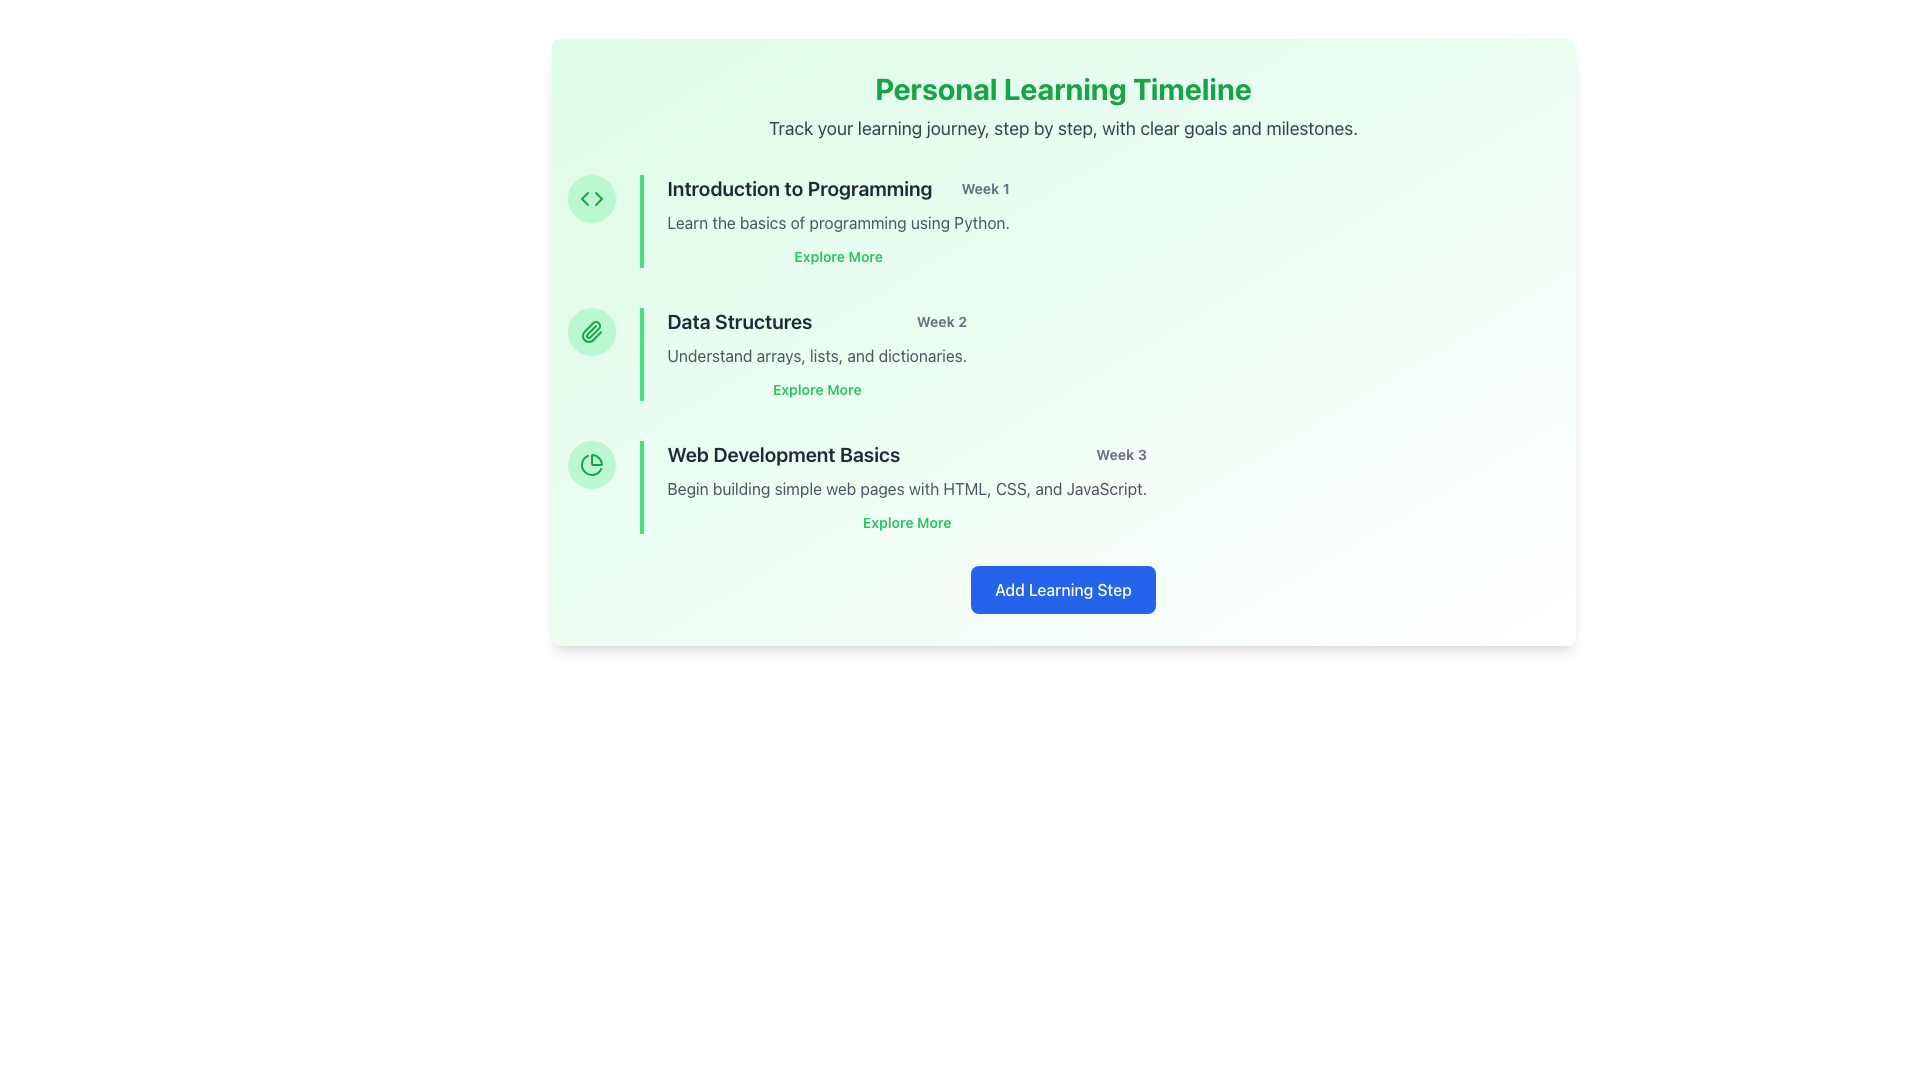 The image size is (1920, 1080). What do you see at coordinates (891, 486) in the screenshot?
I see `the informational content section with a bordered style, which is the third element in the vertical sequence` at bounding box center [891, 486].